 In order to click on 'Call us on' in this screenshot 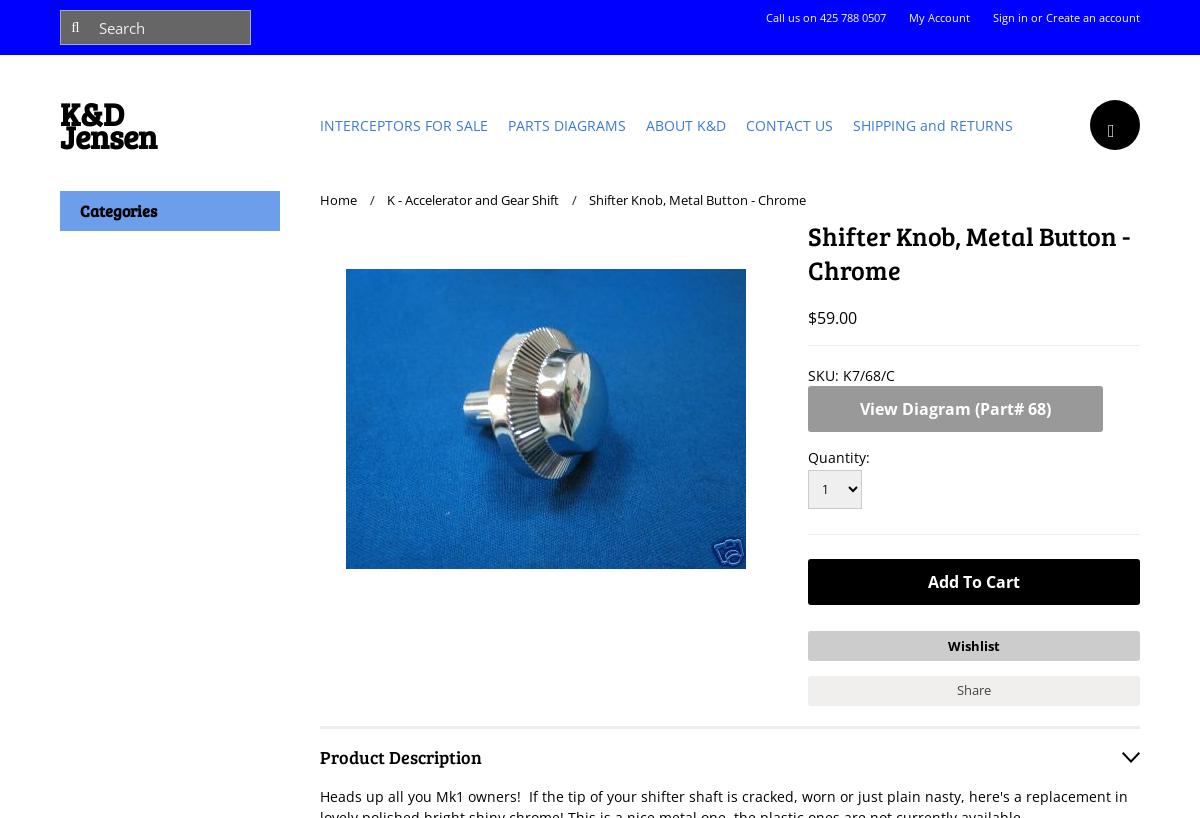, I will do `click(791, 16)`.